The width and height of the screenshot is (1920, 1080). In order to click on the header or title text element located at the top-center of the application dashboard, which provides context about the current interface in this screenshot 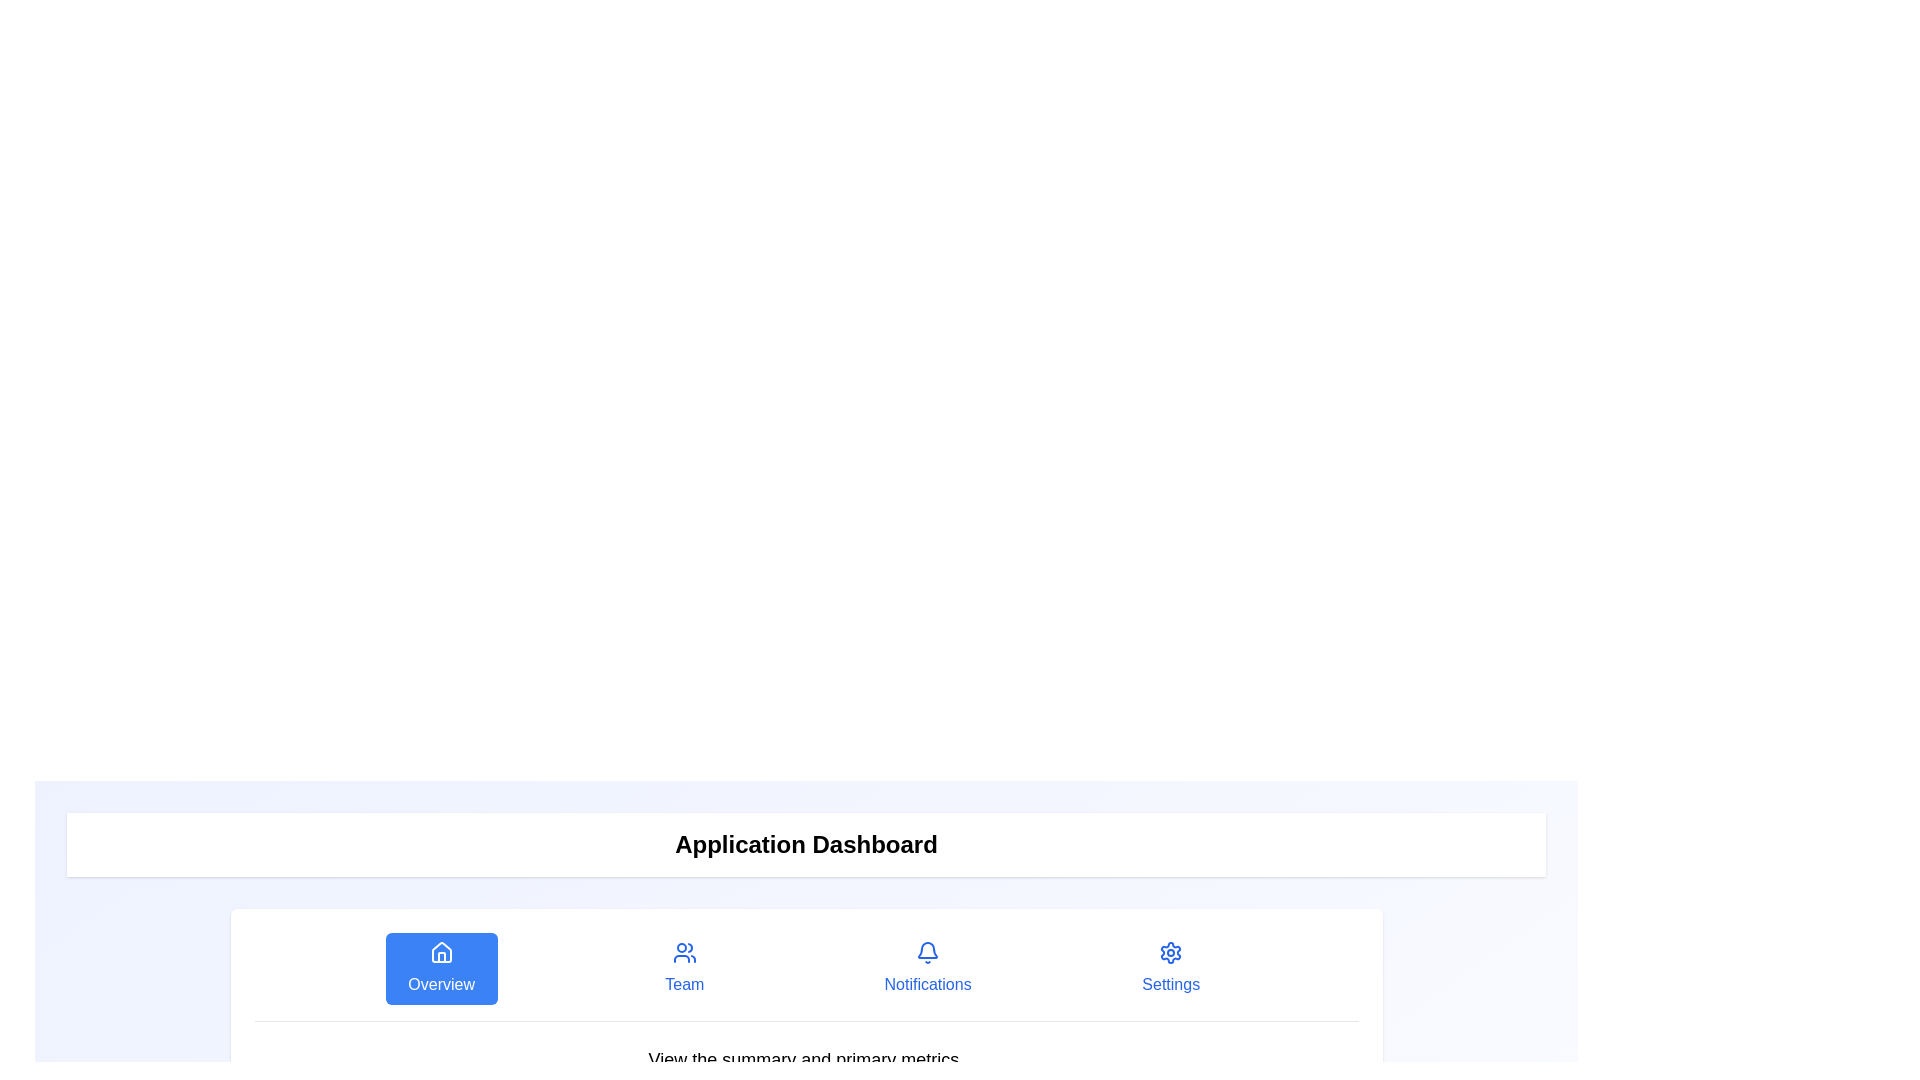, I will do `click(806, 844)`.